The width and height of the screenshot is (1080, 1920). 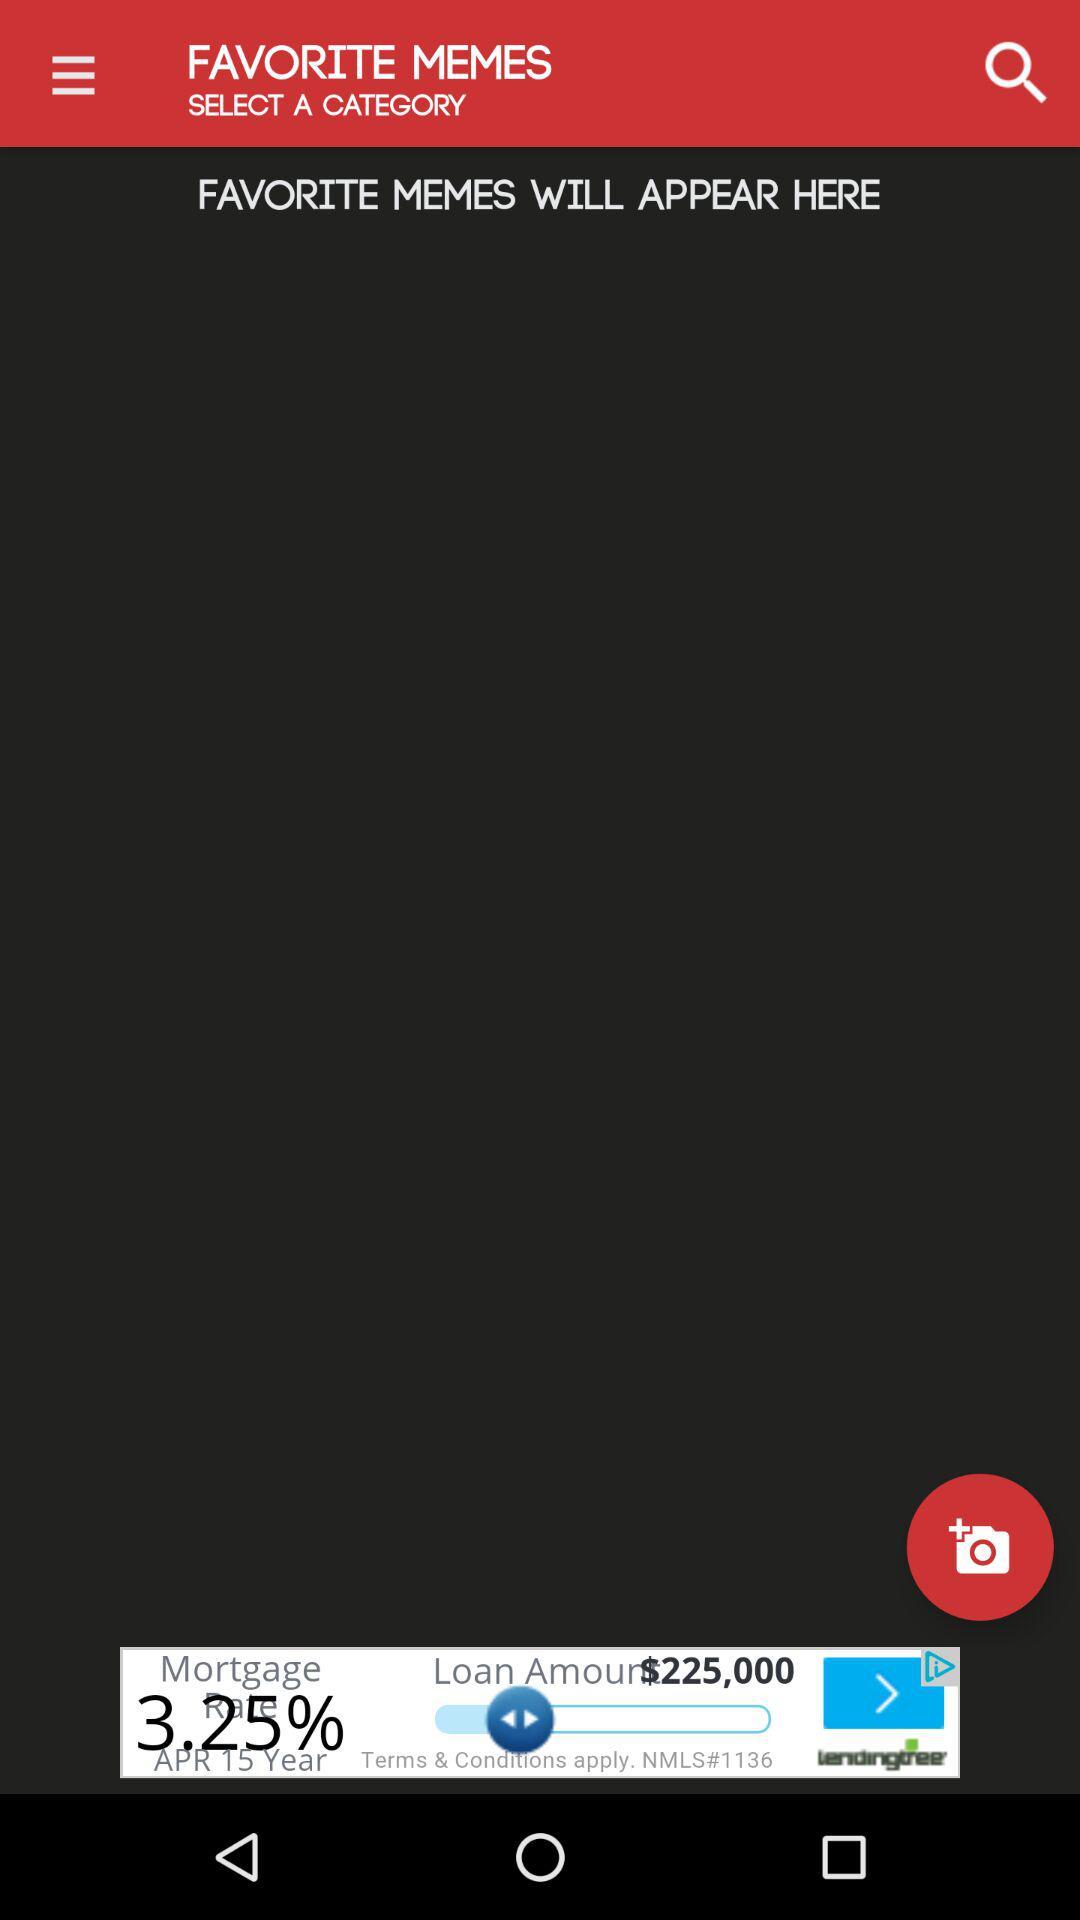 What do you see at coordinates (540, 1711) in the screenshot?
I see `click advertisement to go to advertisement page` at bounding box center [540, 1711].